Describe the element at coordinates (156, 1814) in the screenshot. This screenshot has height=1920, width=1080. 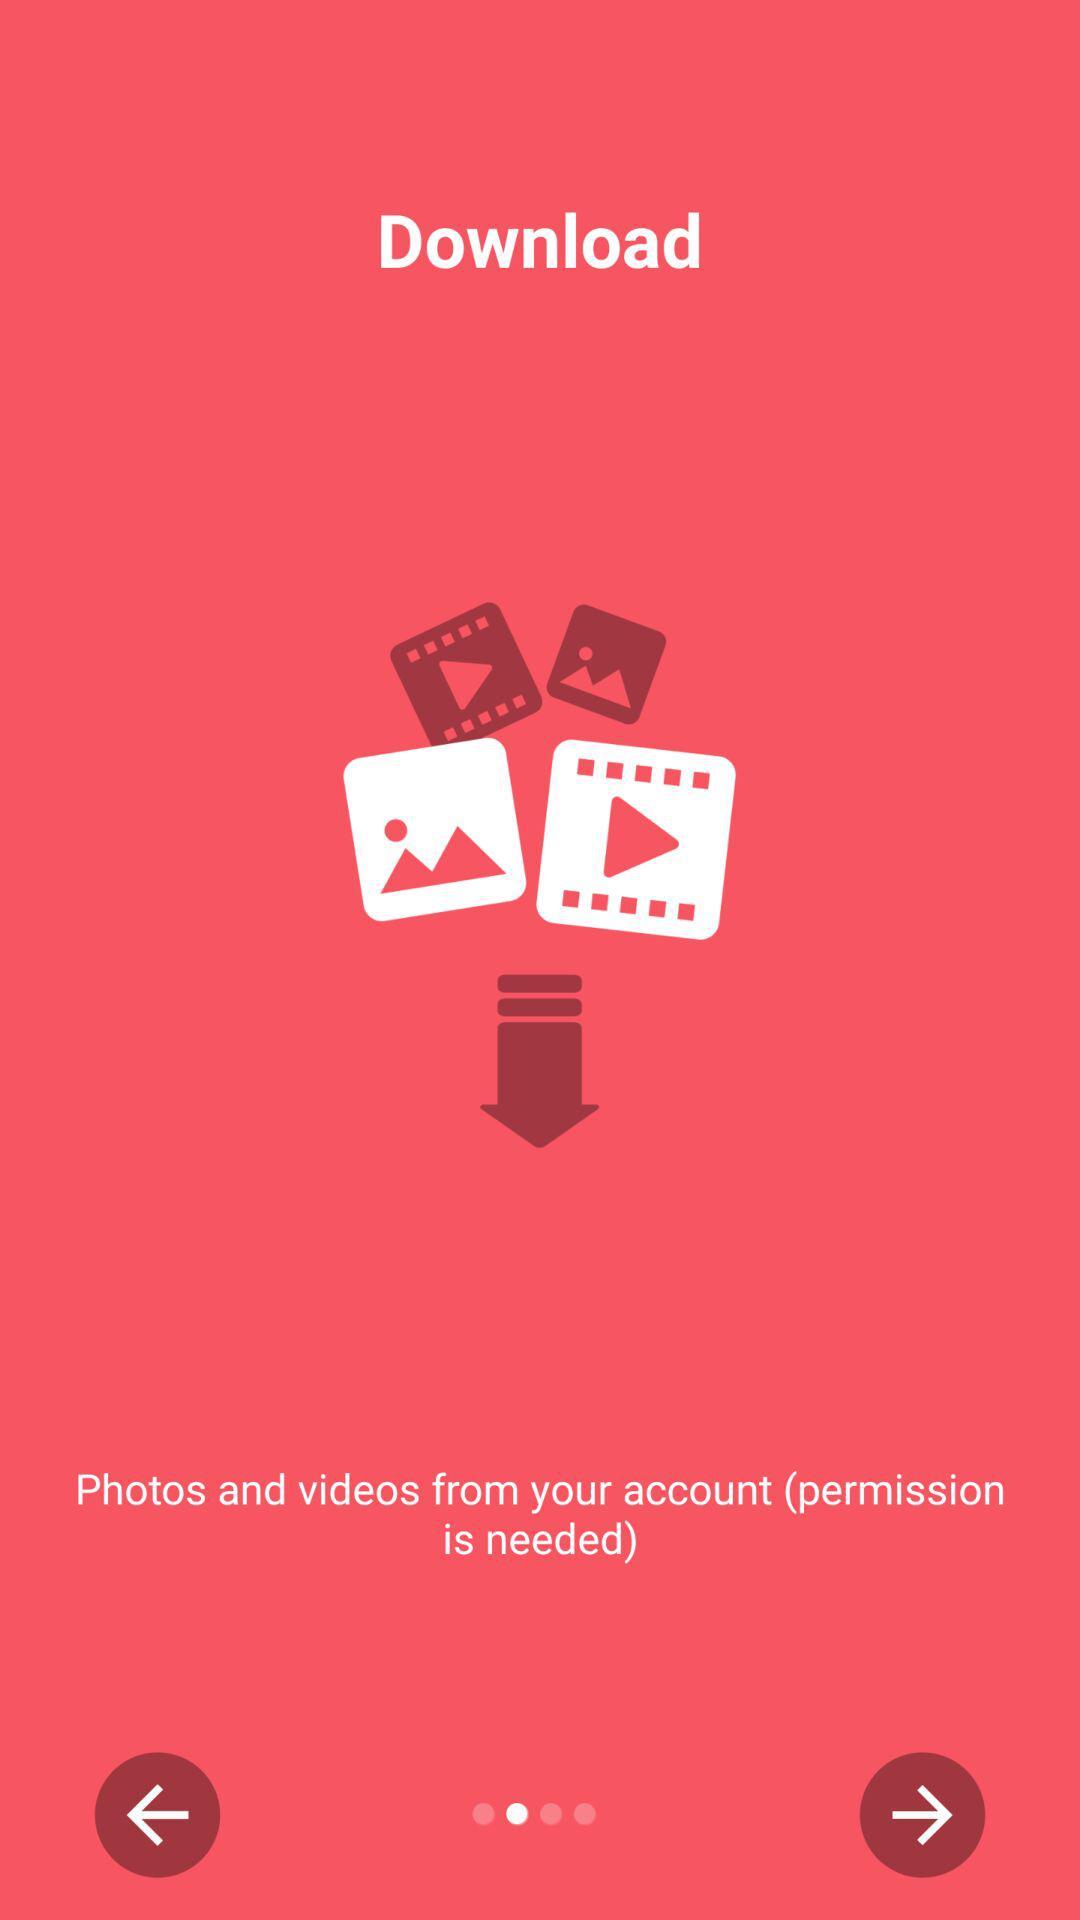
I see `item below the photos and videos item` at that location.